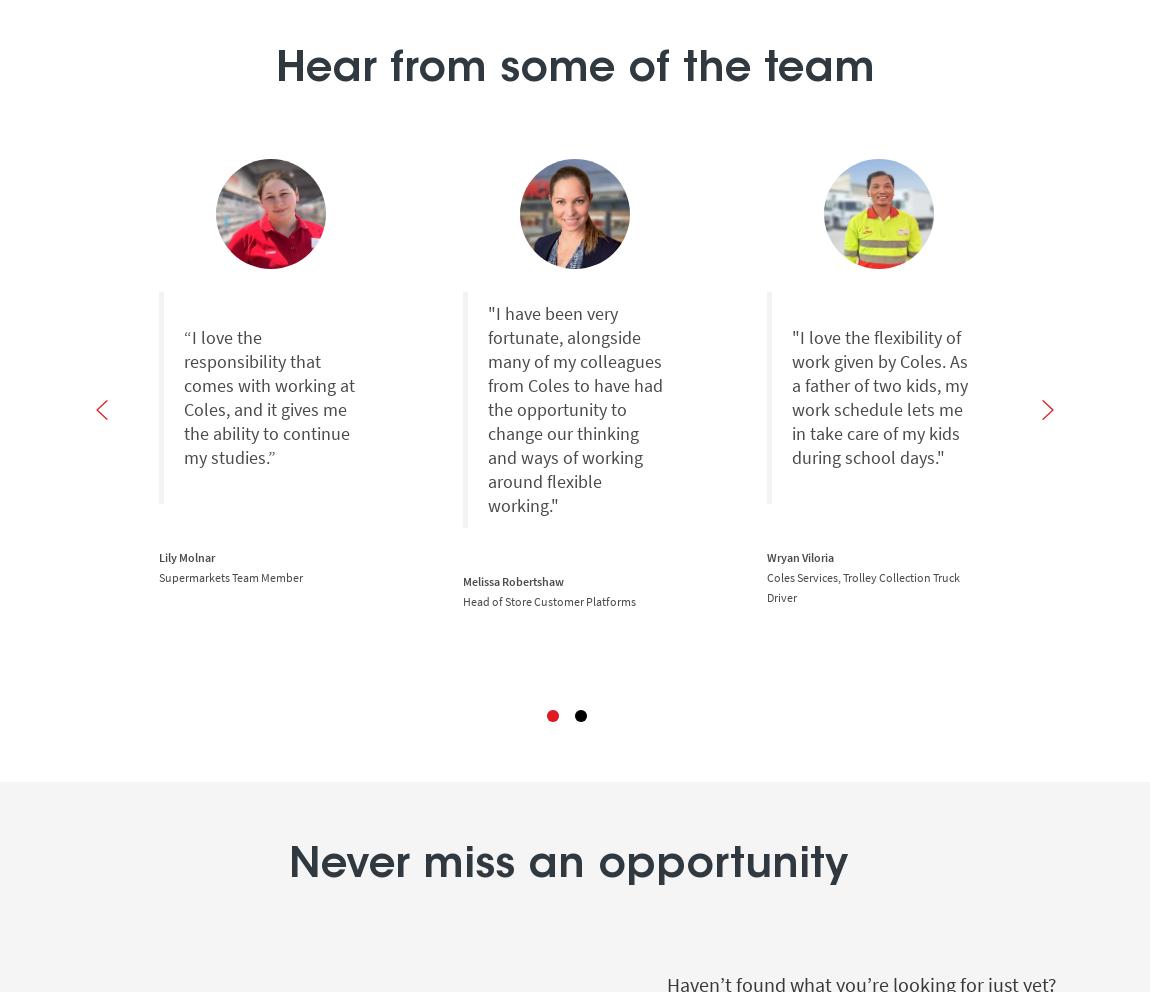 This screenshot has height=992, width=1150. Describe the element at coordinates (574, 71) in the screenshot. I see `'Hear from some of the team'` at that location.